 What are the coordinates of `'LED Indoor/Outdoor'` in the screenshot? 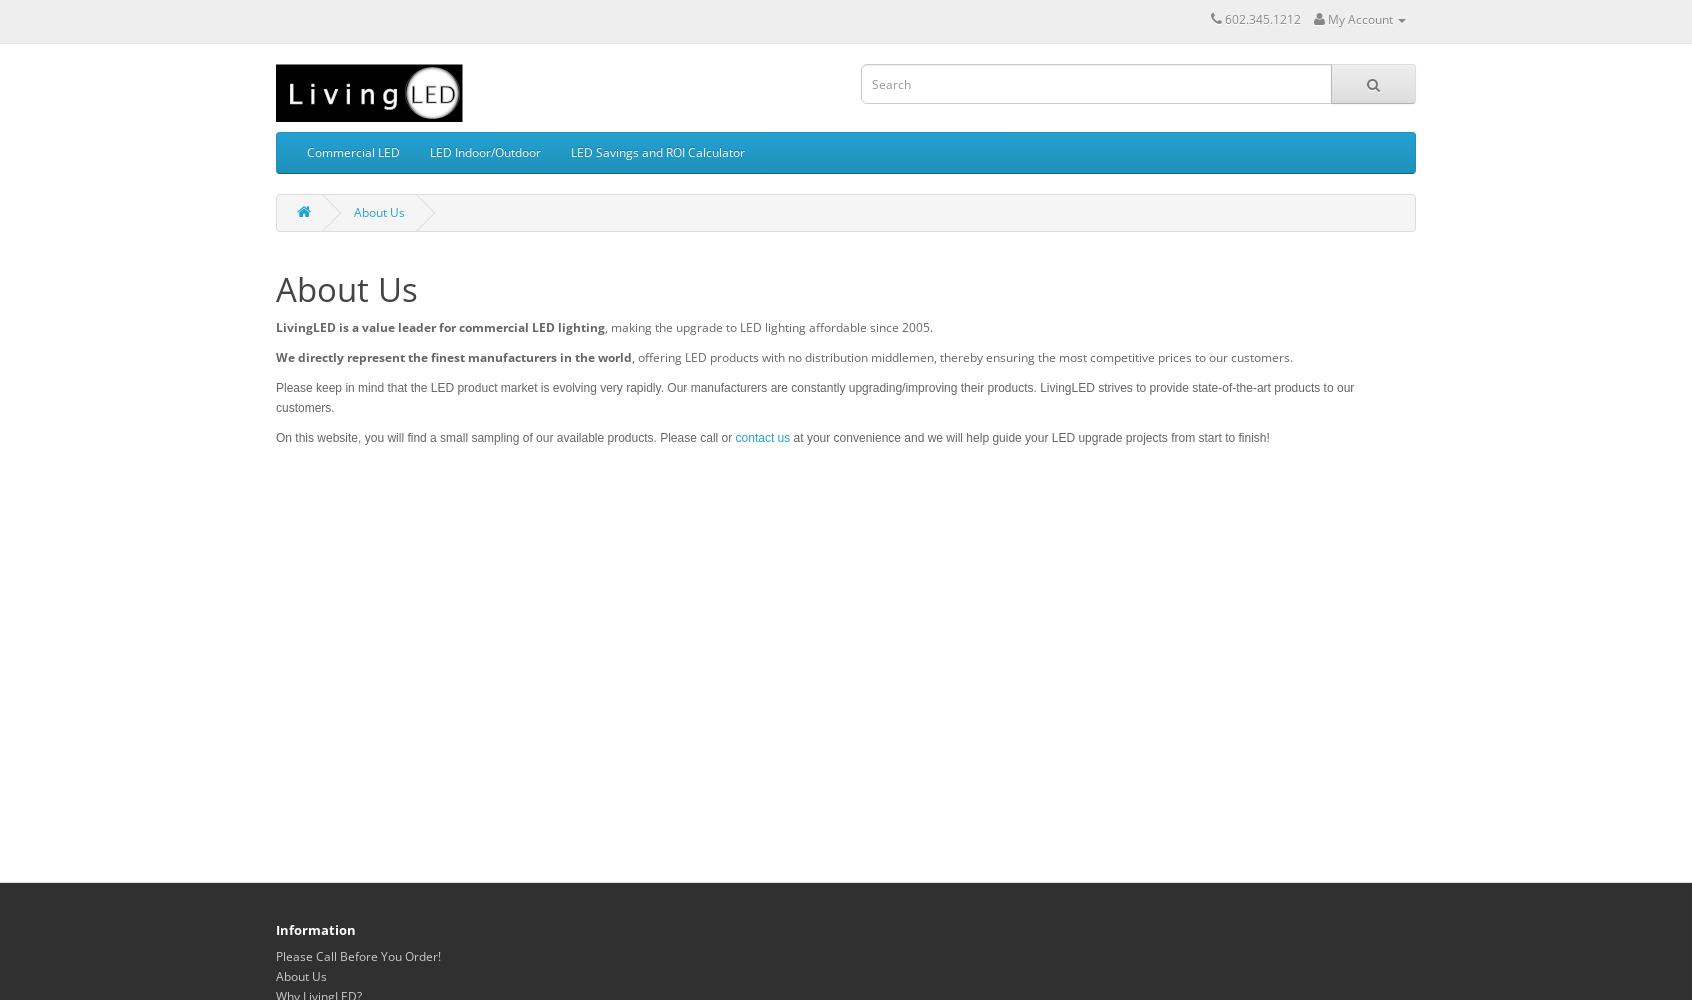 It's located at (428, 152).